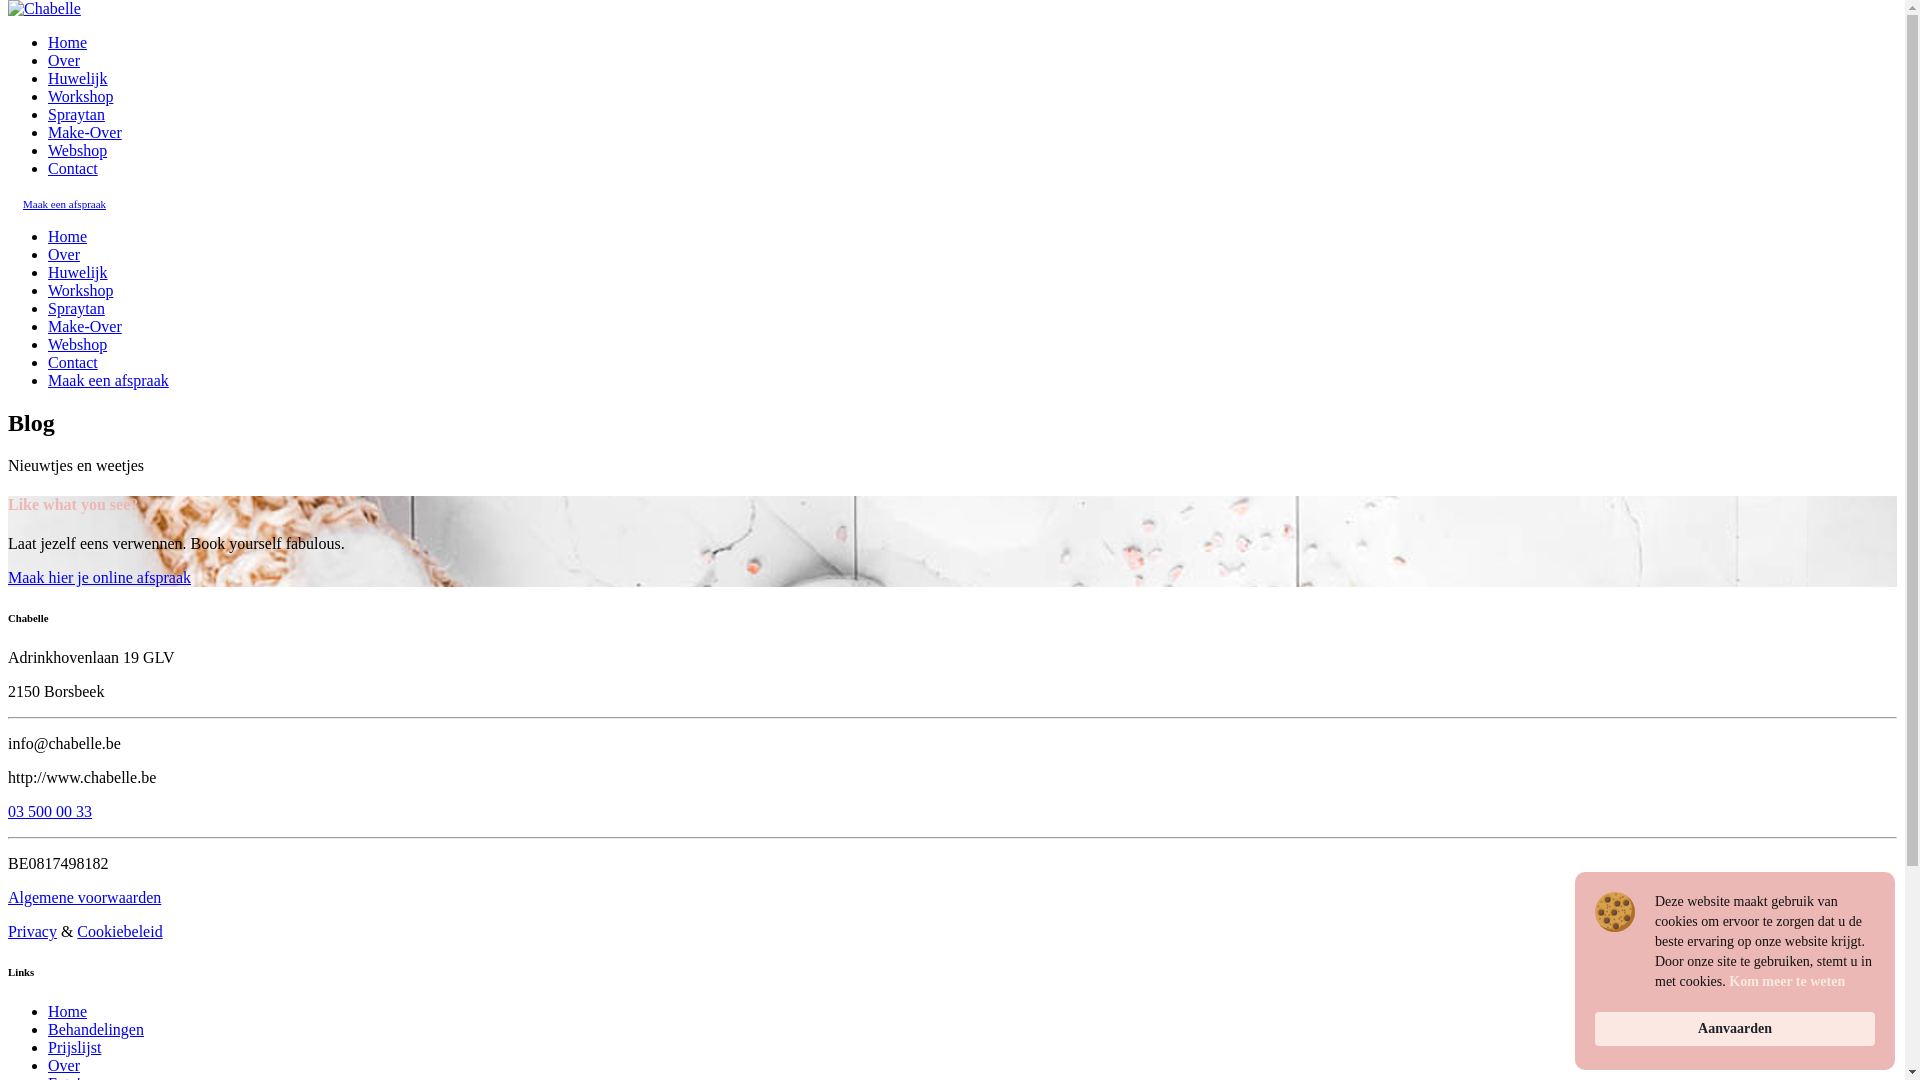 The width and height of the screenshot is (1920, 1080). Describe the element at coordinates (76, 308) in the screenshot. I see `'Spraytan'` at that location.